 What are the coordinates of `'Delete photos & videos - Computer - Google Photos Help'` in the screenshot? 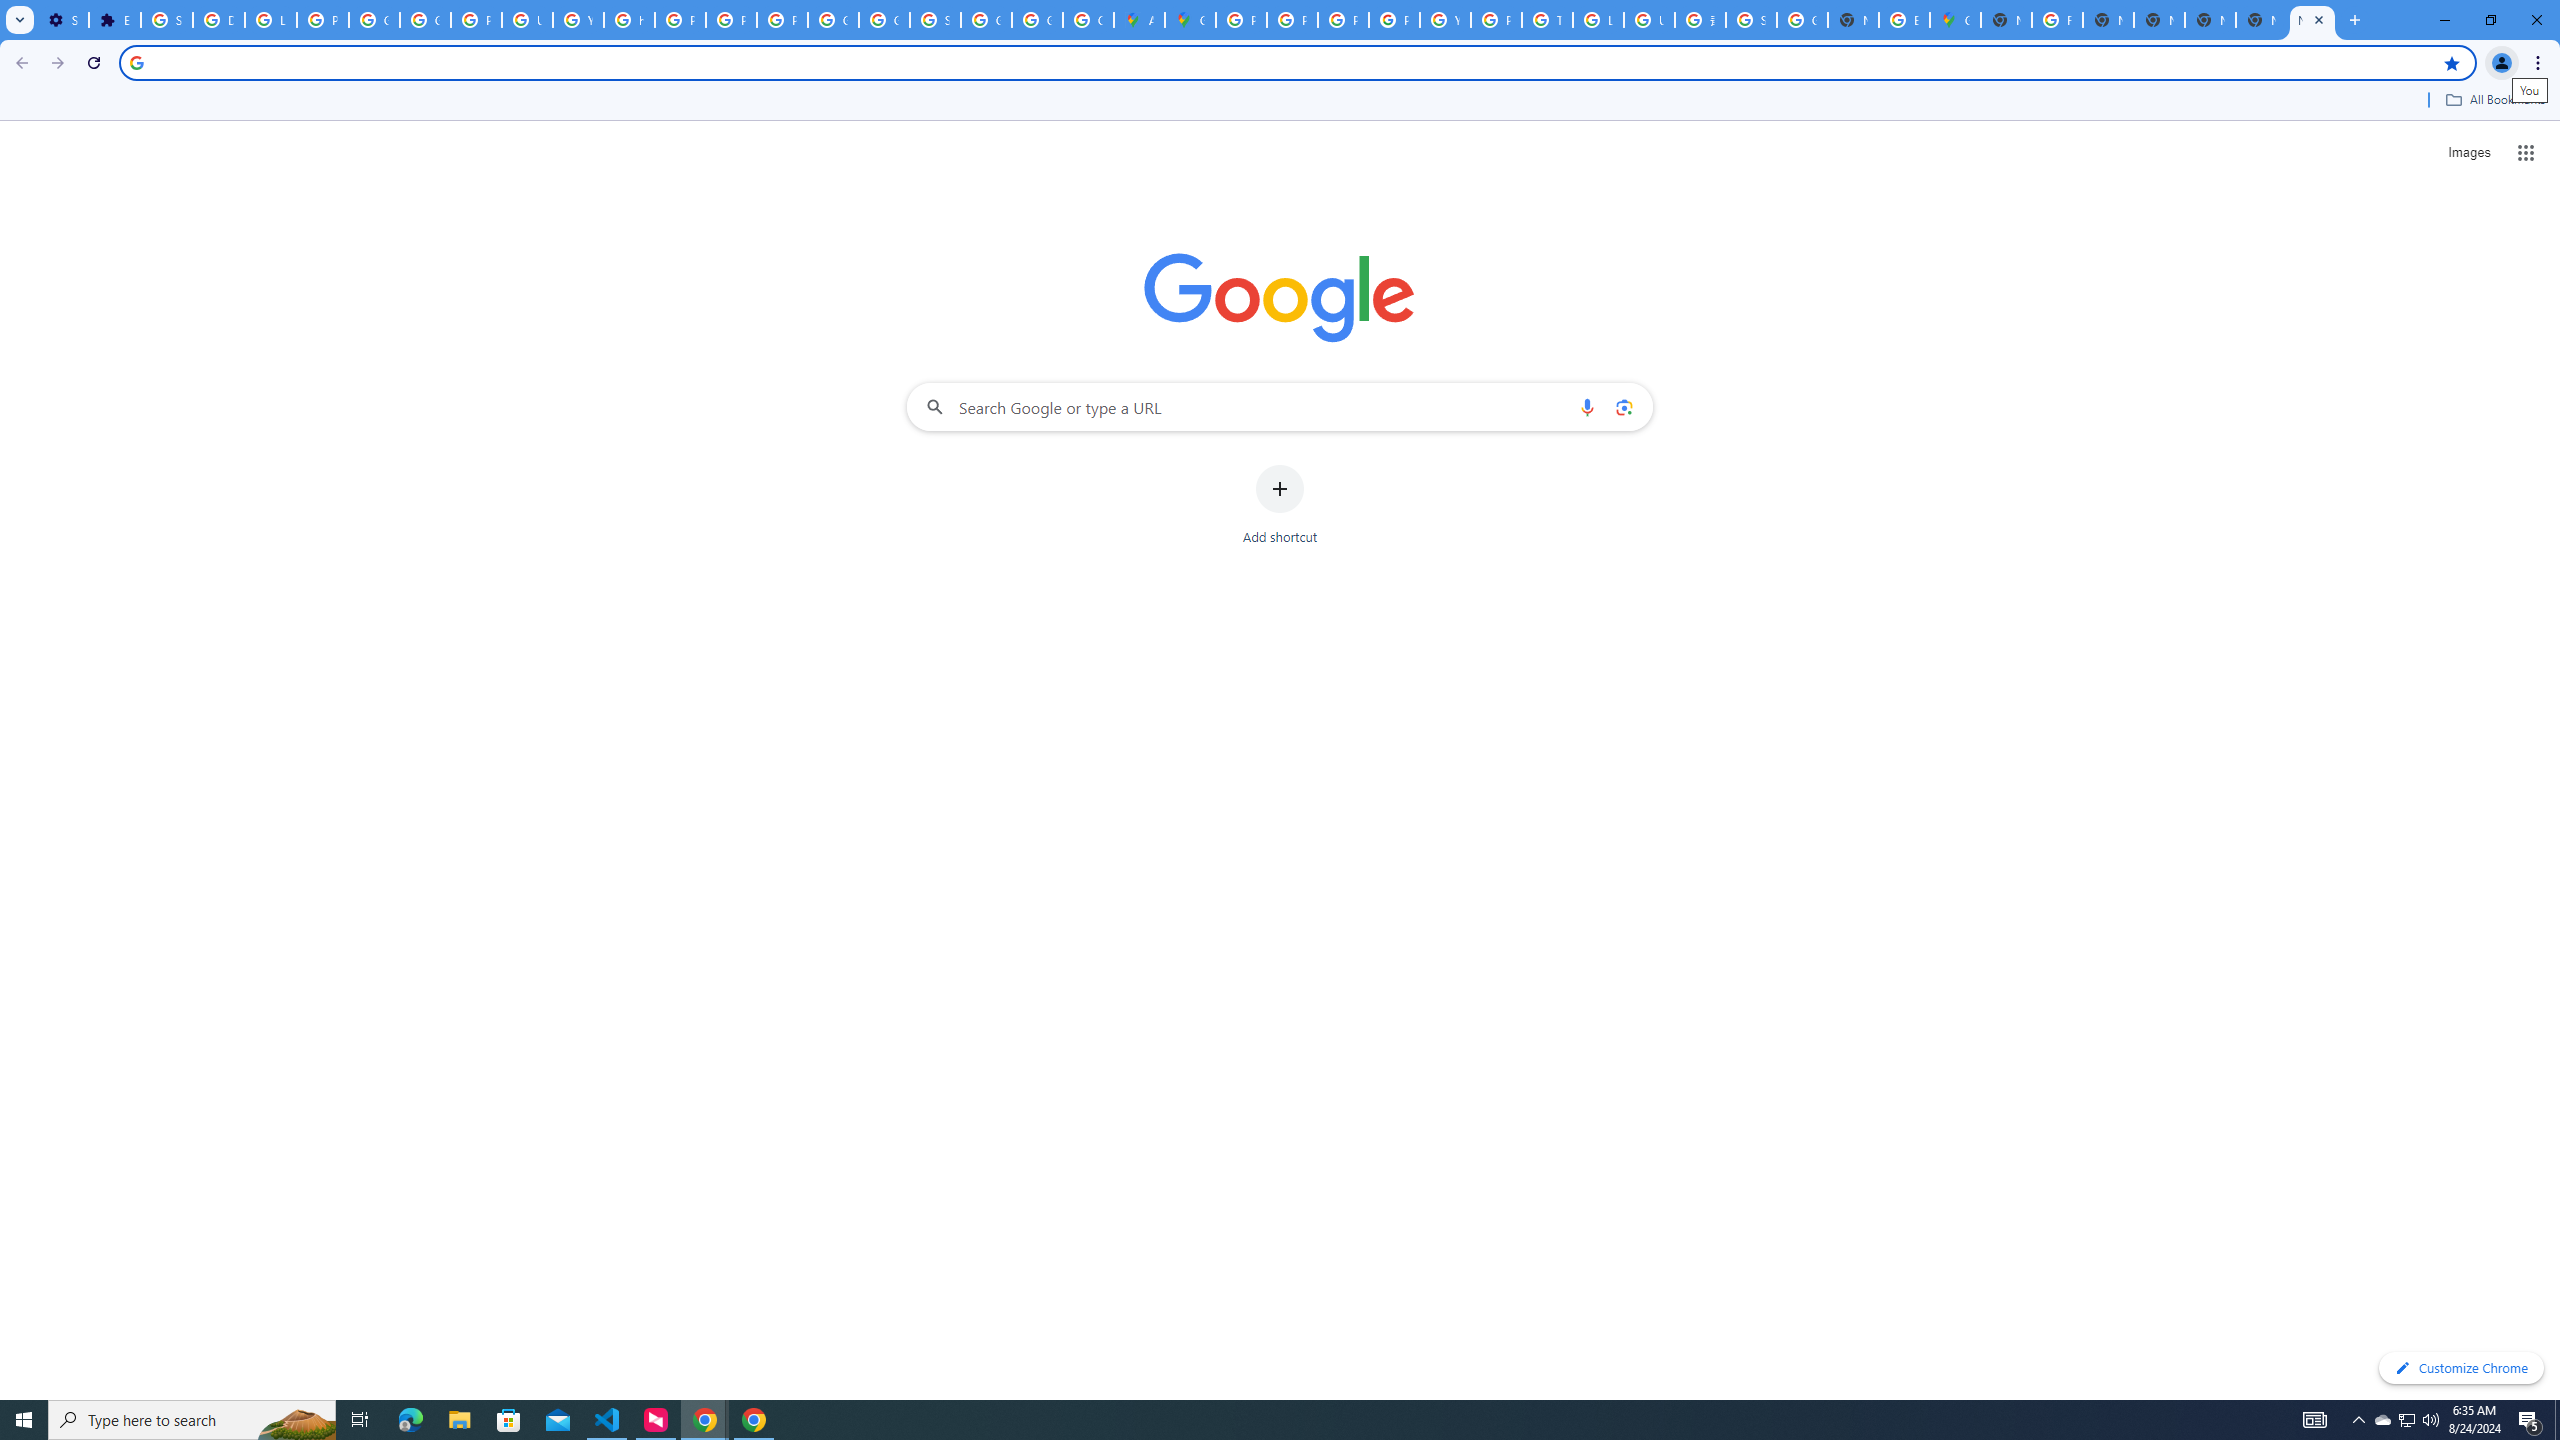 It's located at (217, 19).